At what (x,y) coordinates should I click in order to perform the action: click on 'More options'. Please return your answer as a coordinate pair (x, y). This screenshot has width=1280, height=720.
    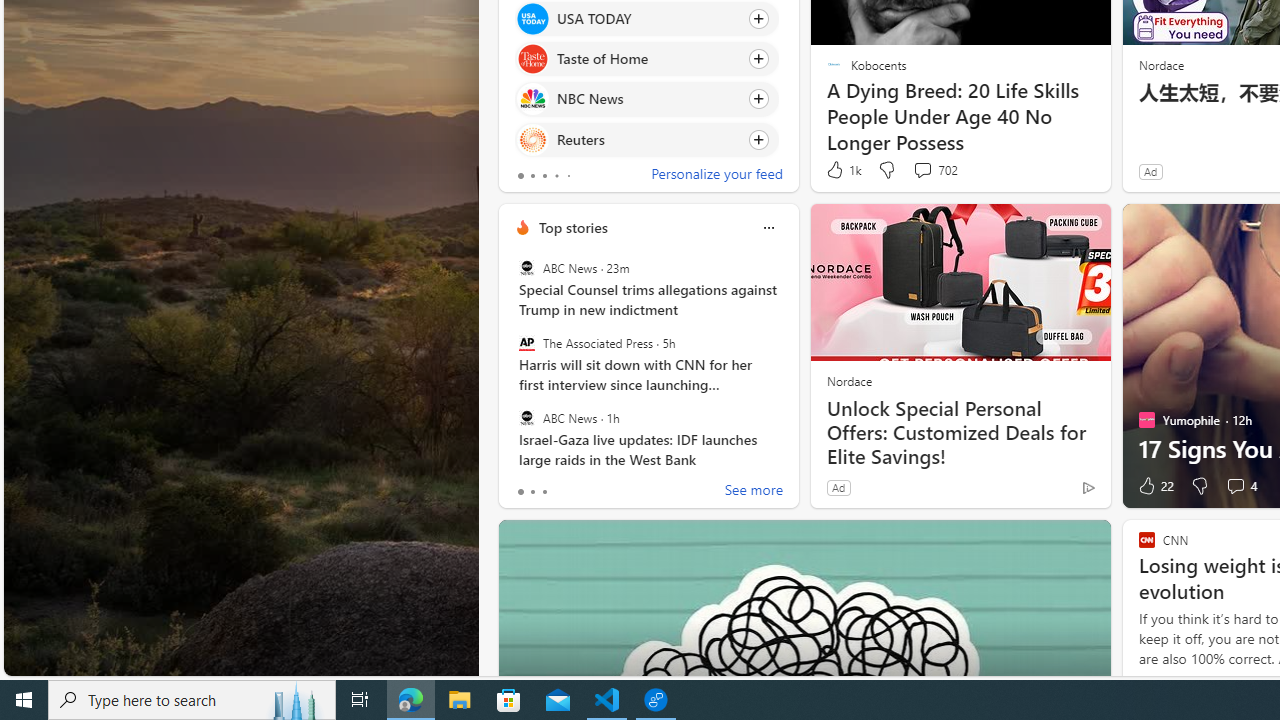
    Looking at the image, I should click on (767, 226).